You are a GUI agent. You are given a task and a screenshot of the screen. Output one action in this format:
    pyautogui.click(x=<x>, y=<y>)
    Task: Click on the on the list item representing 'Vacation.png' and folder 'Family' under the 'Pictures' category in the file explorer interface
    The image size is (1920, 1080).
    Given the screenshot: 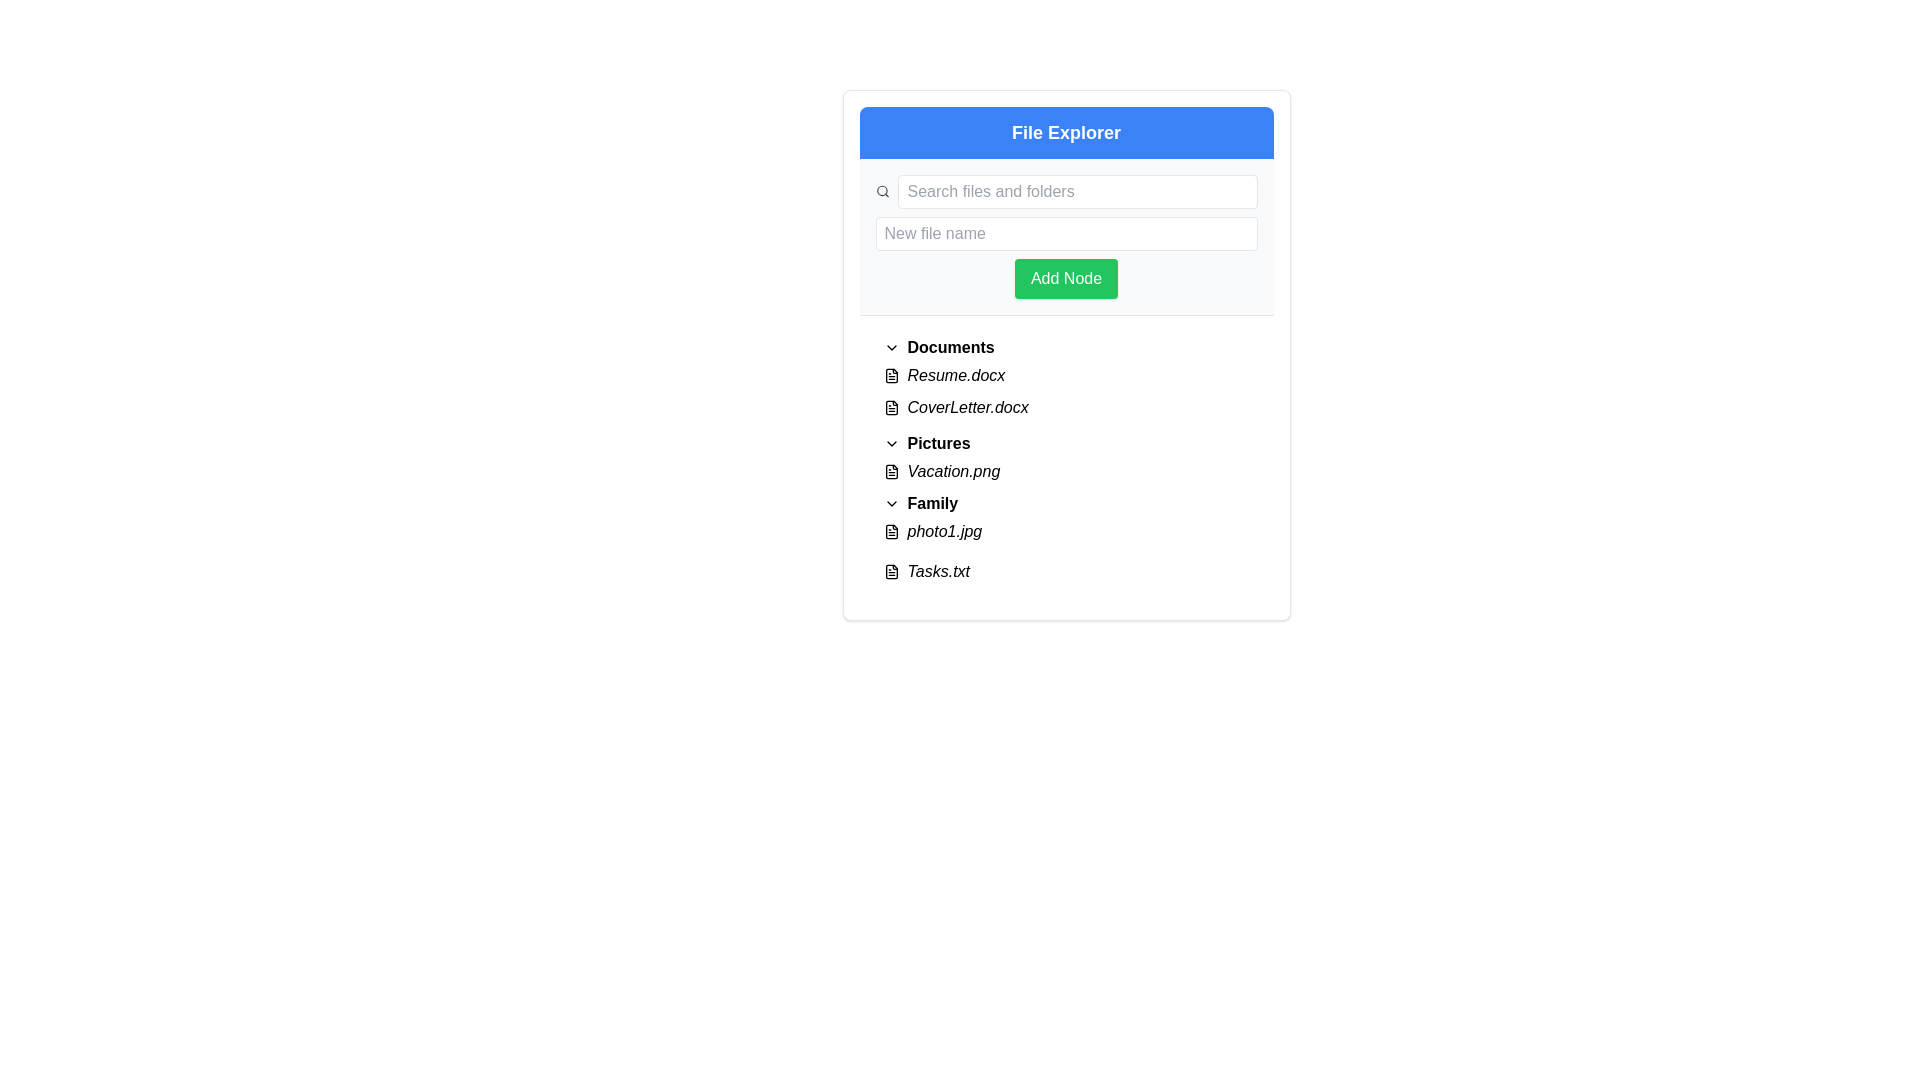 What is the action you would take?
    pyautogui.click(x=1065, y=503)
    